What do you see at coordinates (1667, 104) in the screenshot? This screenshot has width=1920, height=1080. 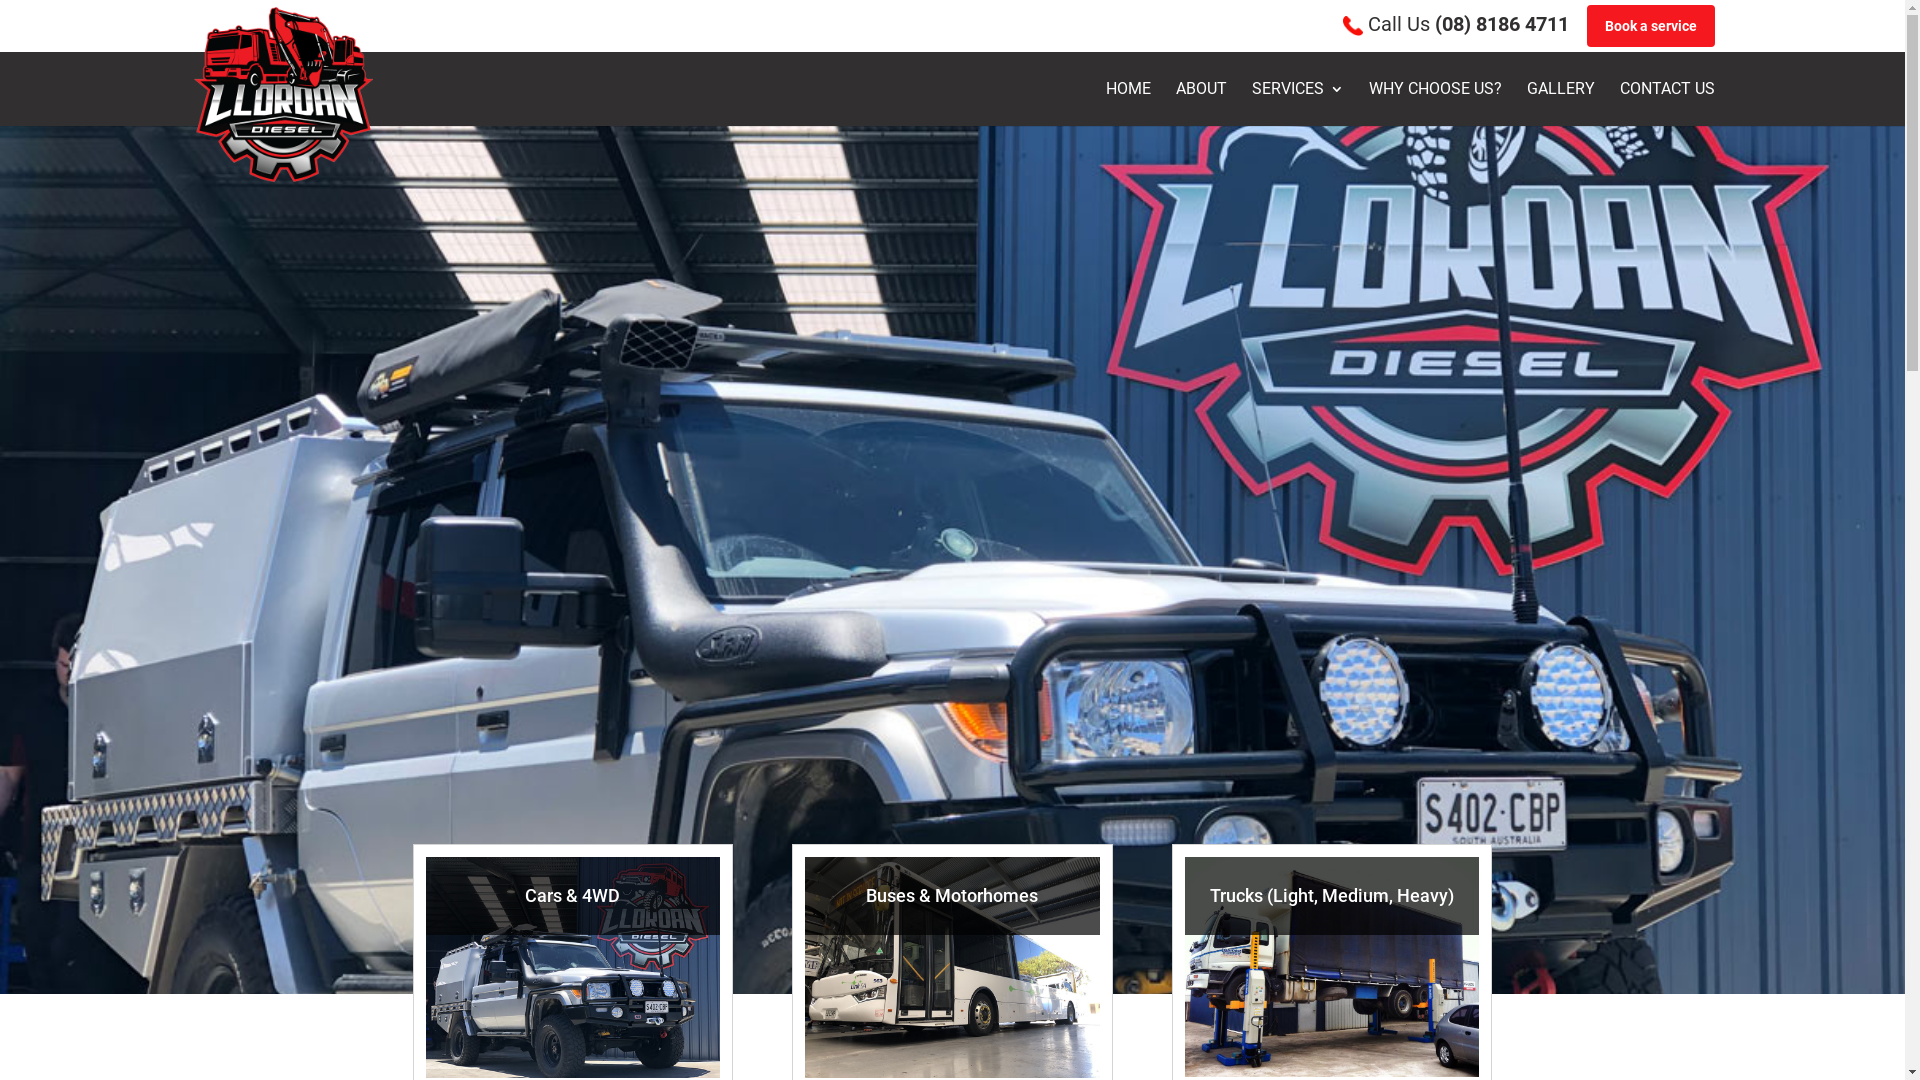 I see `'CONTACT US'` at bounding box center [1667, 104].